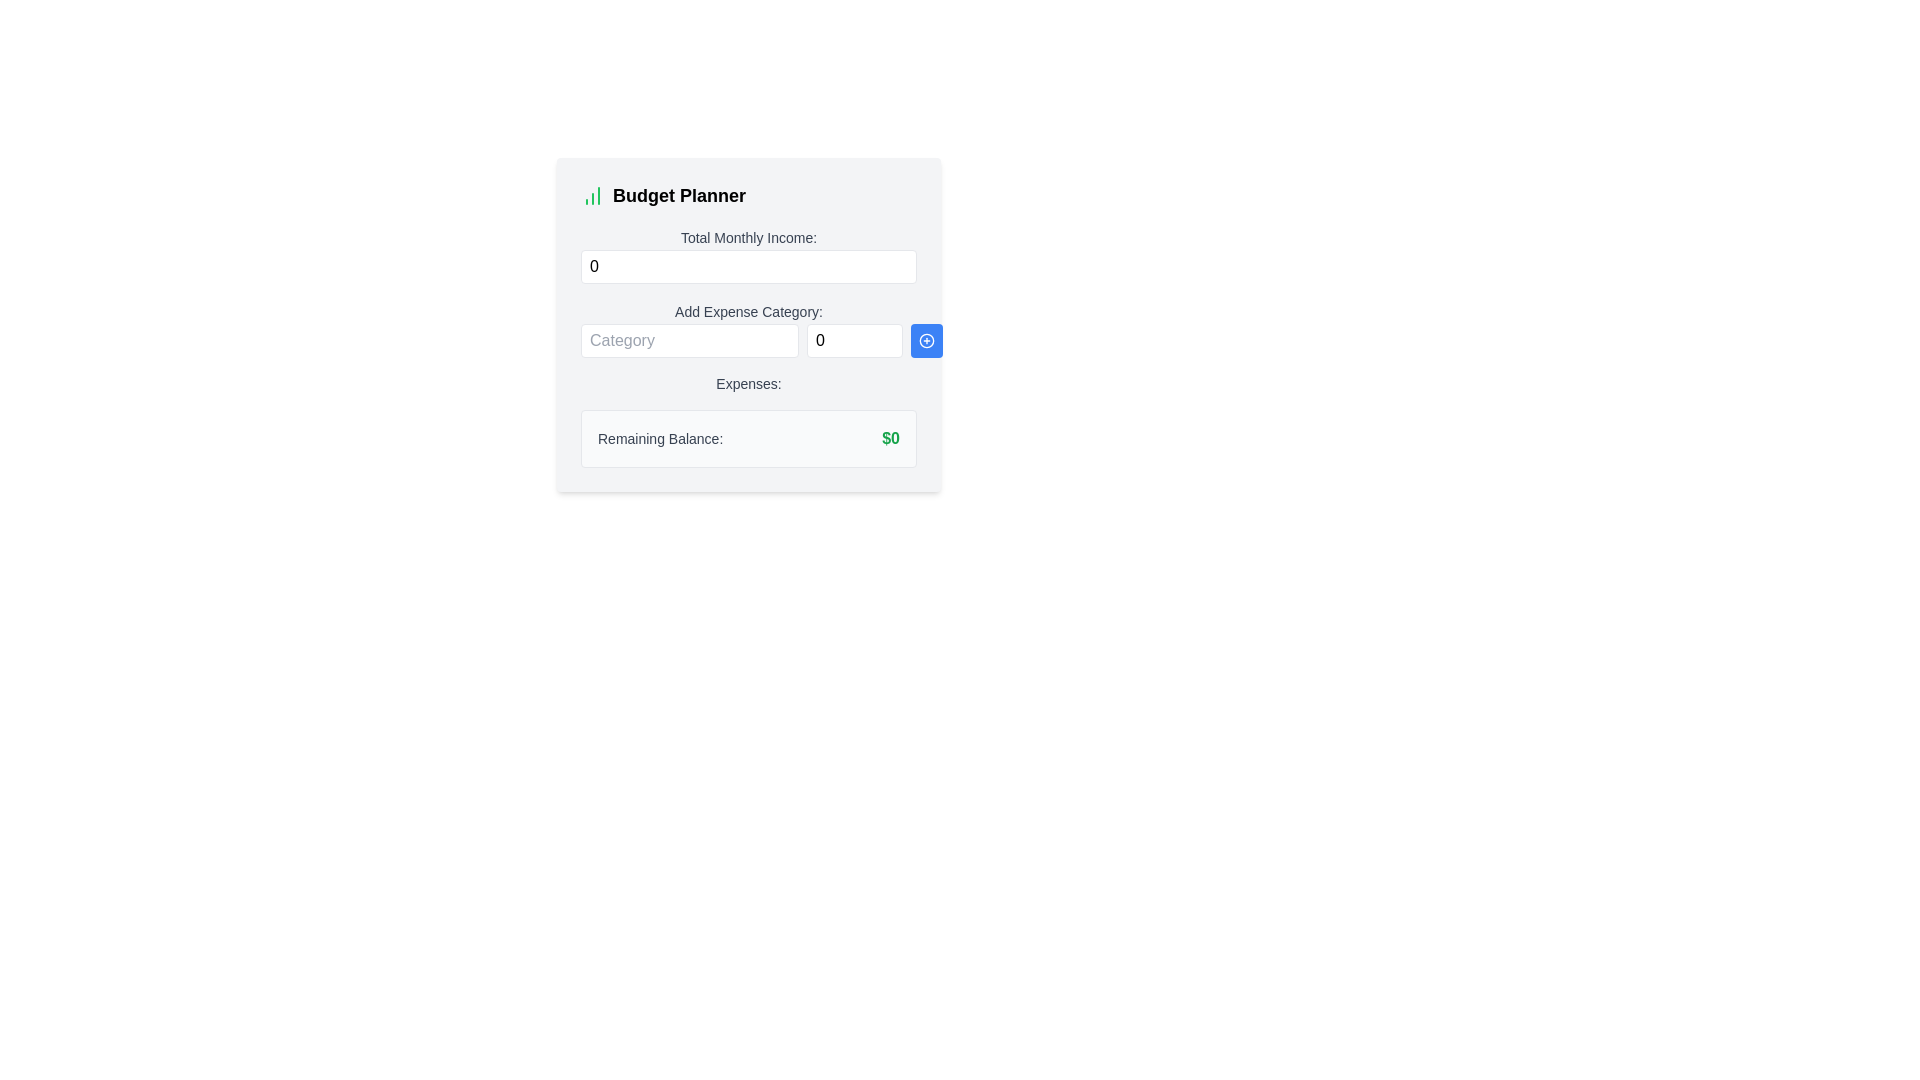 This screenshot has height=1080, width=1920. Describe the element at coordinates (925, 339) in the screenshot. I see `the 'Add Expense Category' button with an embedded icon located to the right of the numeric input field labeled '0'` at that location.